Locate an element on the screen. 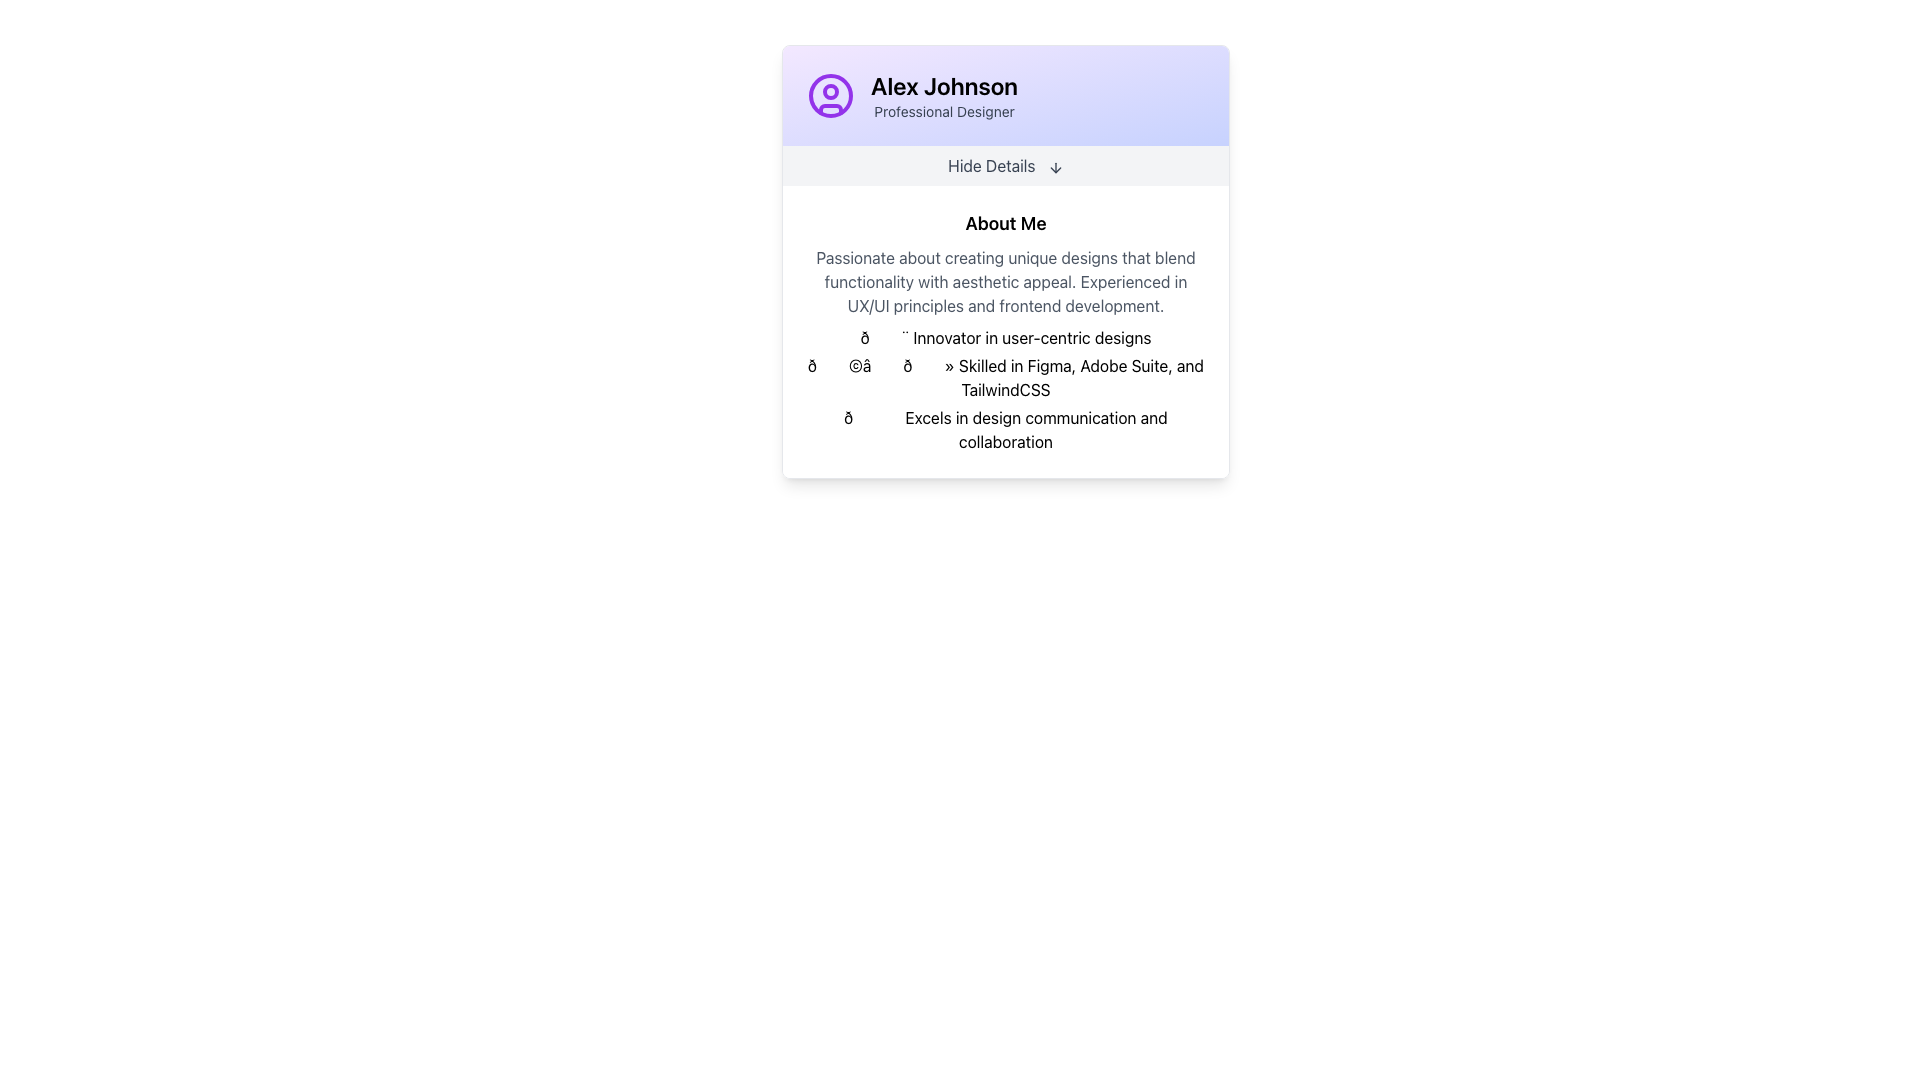  the professional title text displayed below 'Alex Johnson' in the profile card layout is located at coordinates (943, 111).